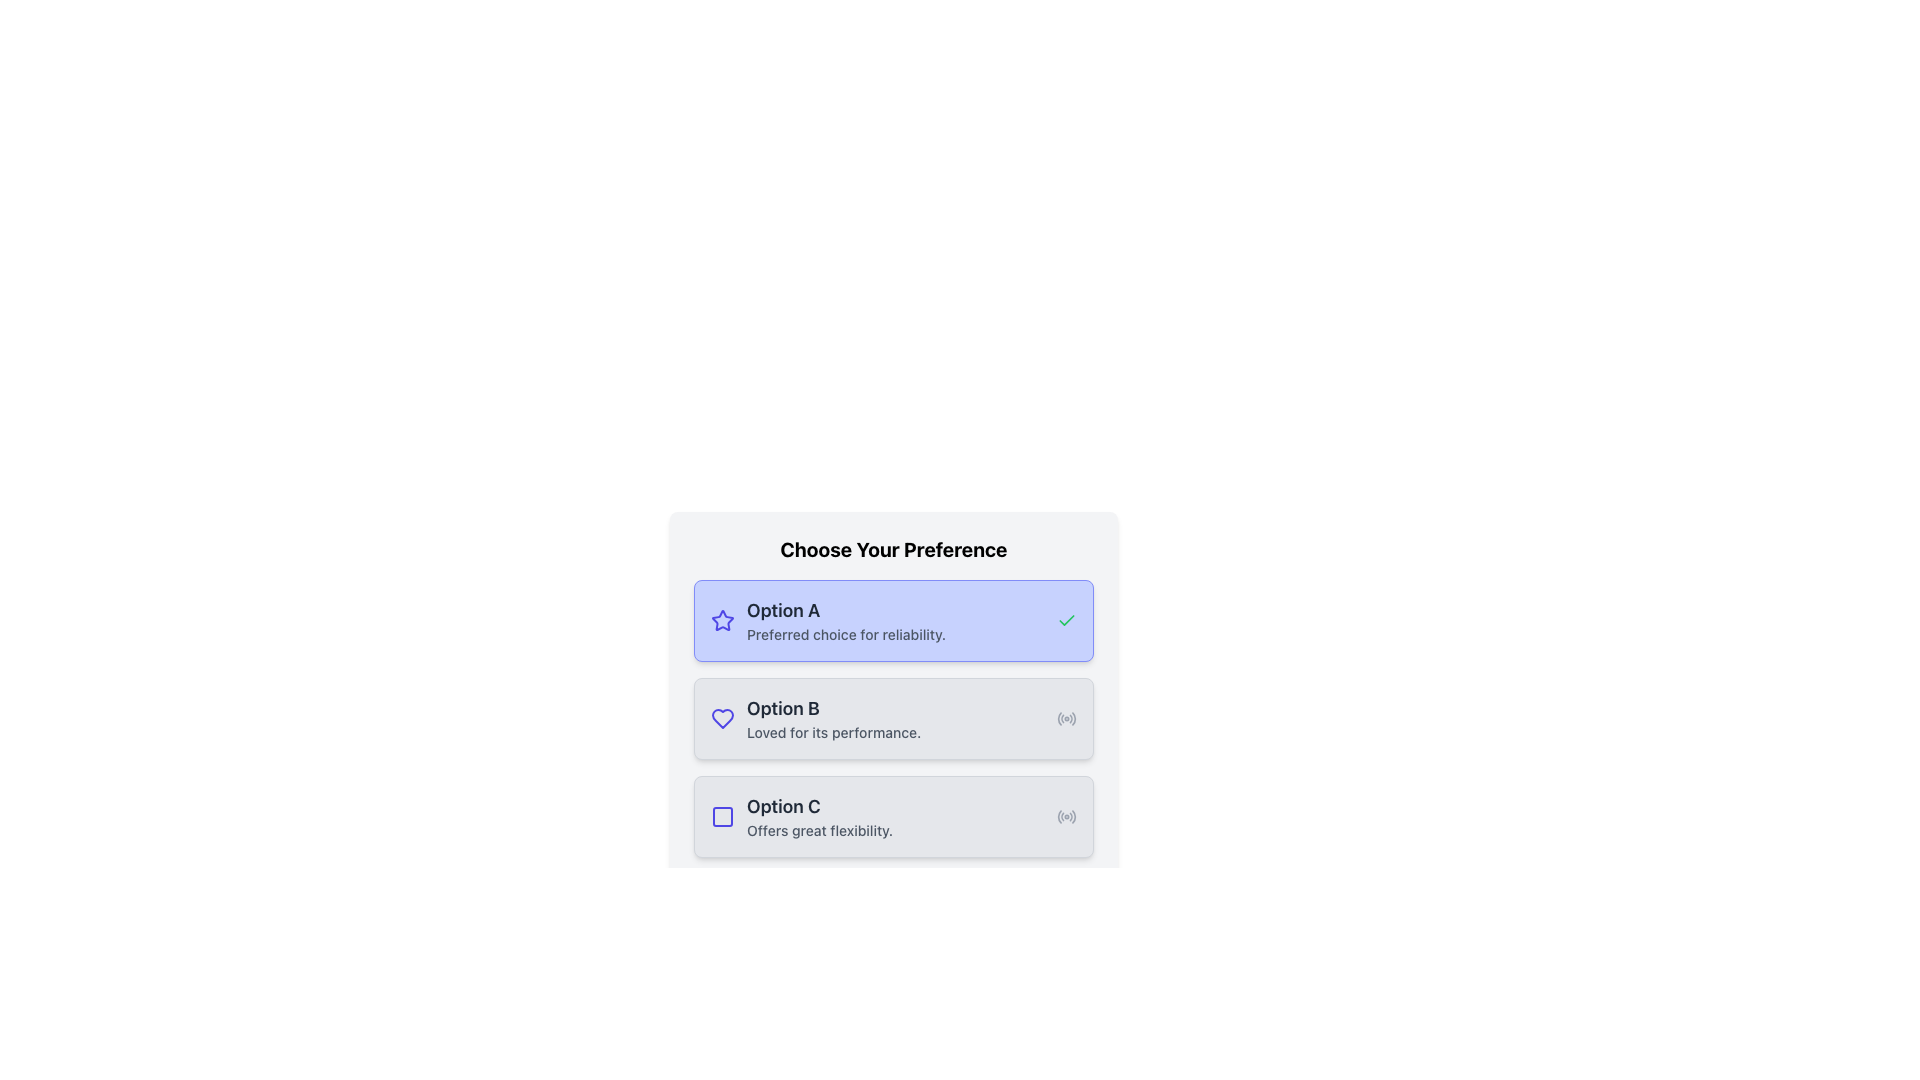 The height and width of the screenshot is (1080, 1920). Describe the element at coordinates (722, 620) in the screenshot. I see `the decorative star icon with a bold indigo-colored outline located to the left of the text labeled 'Option A'` at that location.